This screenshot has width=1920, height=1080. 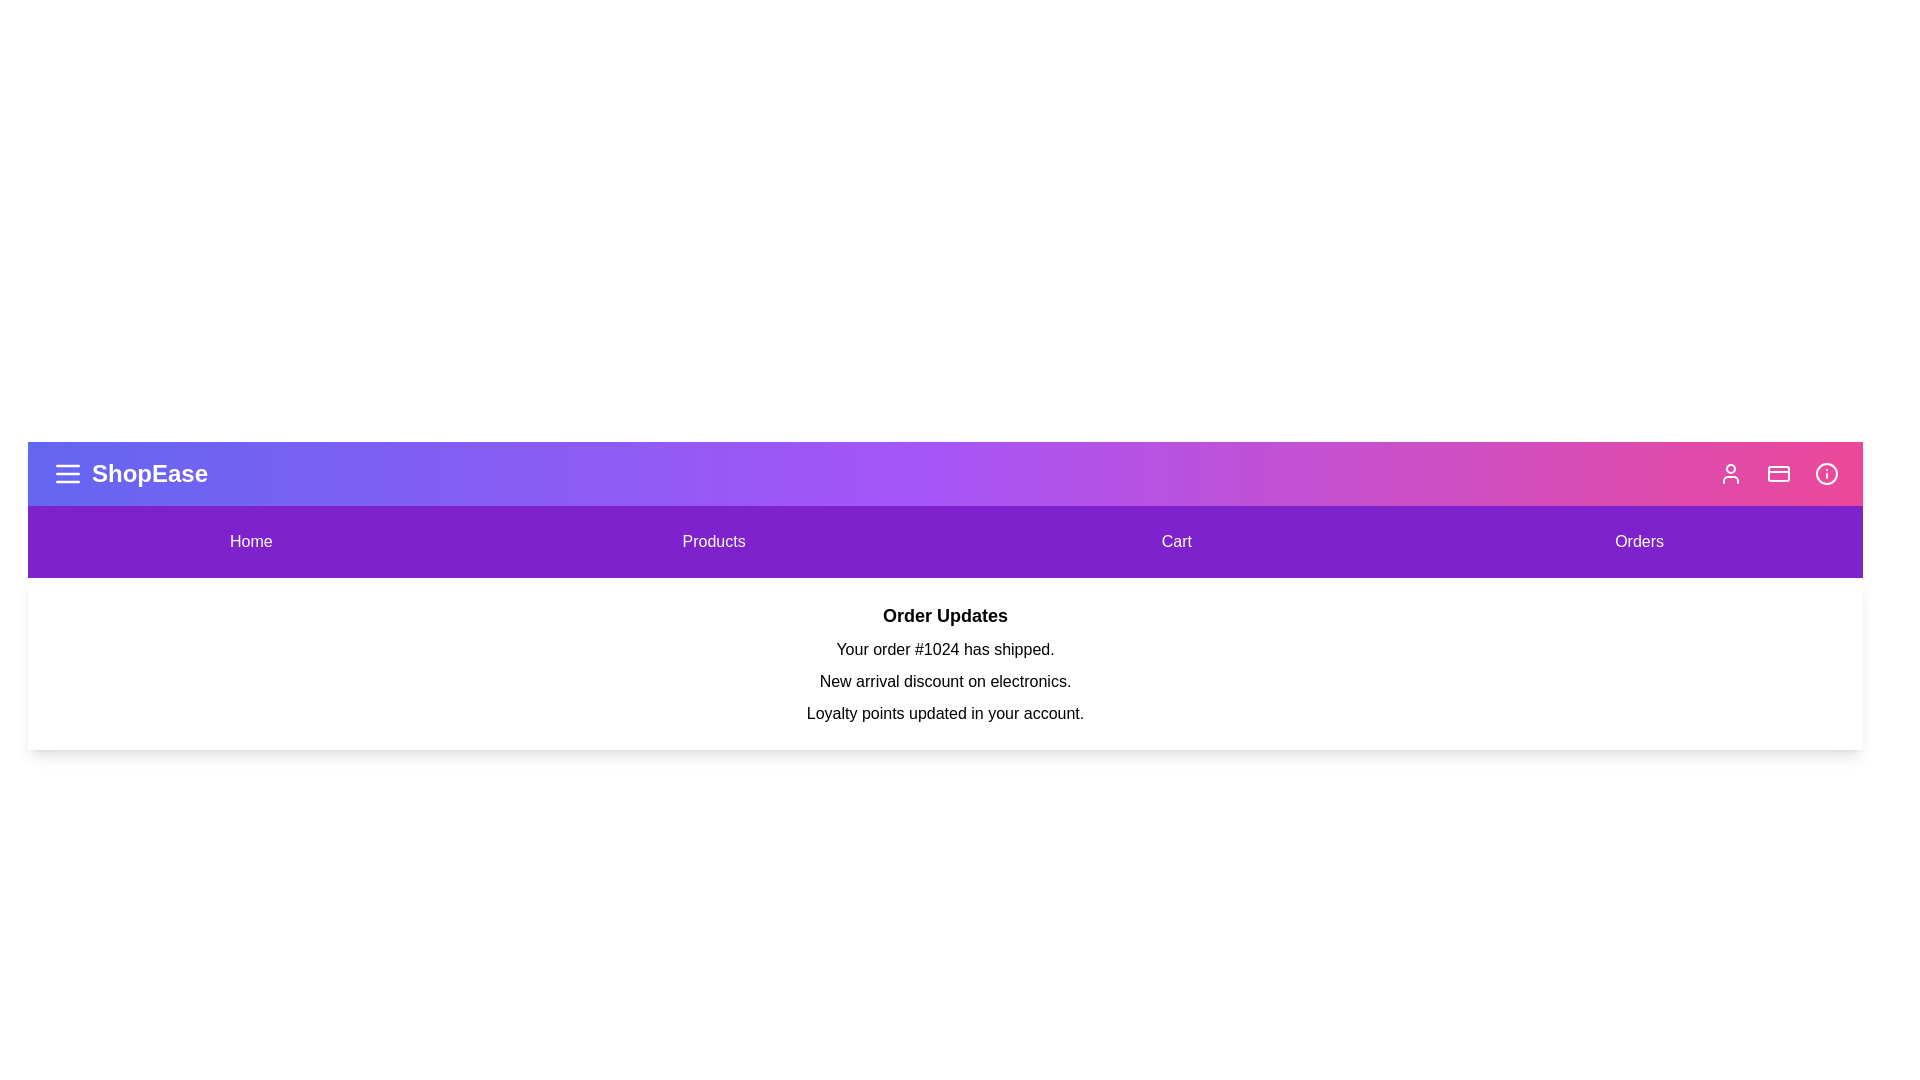 What do you see at coordinates (67, 474) in the screenshot?
I see `the menu icon to toggle the menu visibility` at bounding box center [67, 474].